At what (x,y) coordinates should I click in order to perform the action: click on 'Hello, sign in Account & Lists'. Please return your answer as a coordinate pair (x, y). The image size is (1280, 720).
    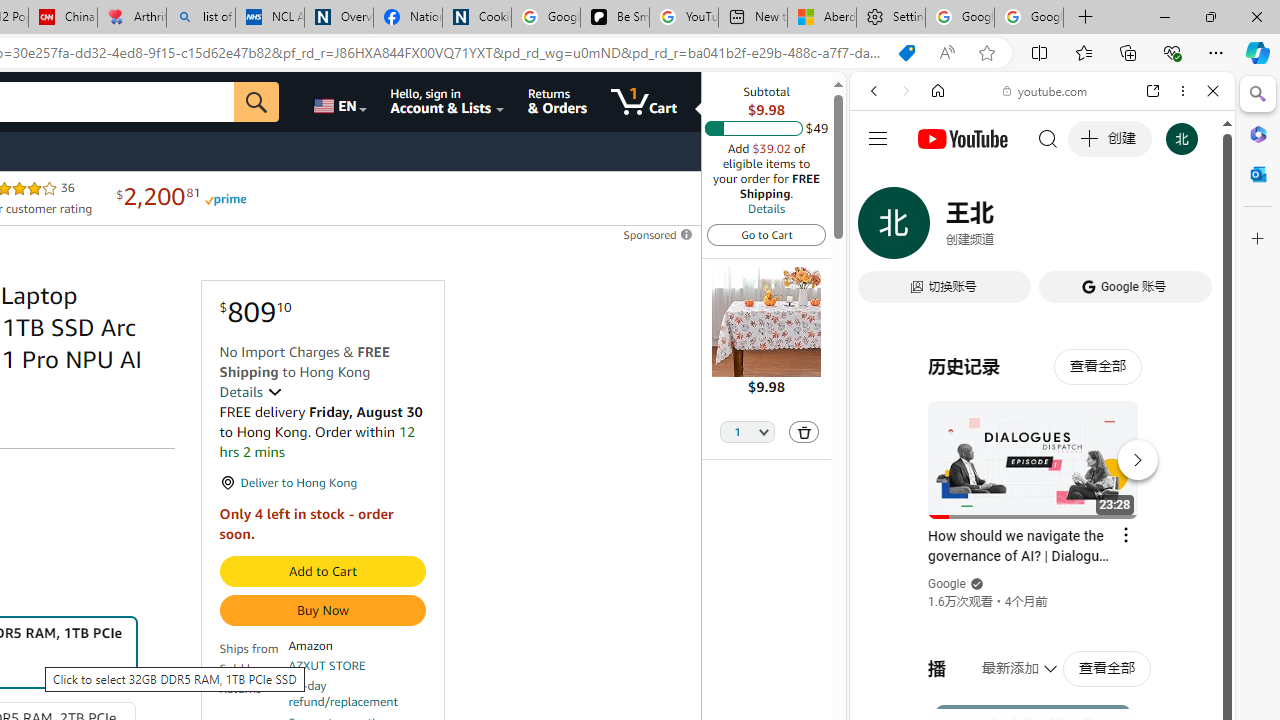
    Looking at the image, I should click on (447, 101).